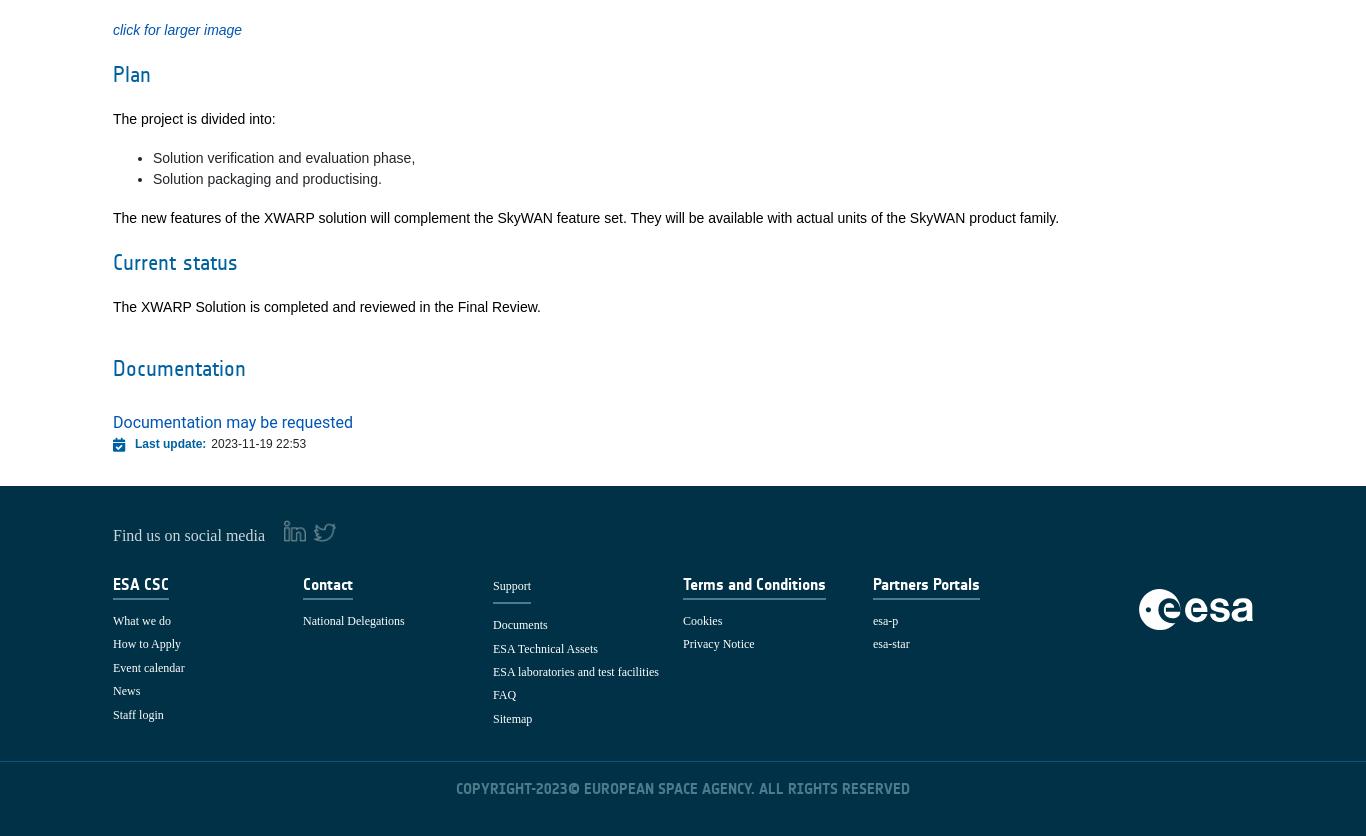 The image size is (1366, 836). What do you see at coordinates (702, 619) in the screenshot?
I see `'Cookies'` at bounding box center [702, 619].